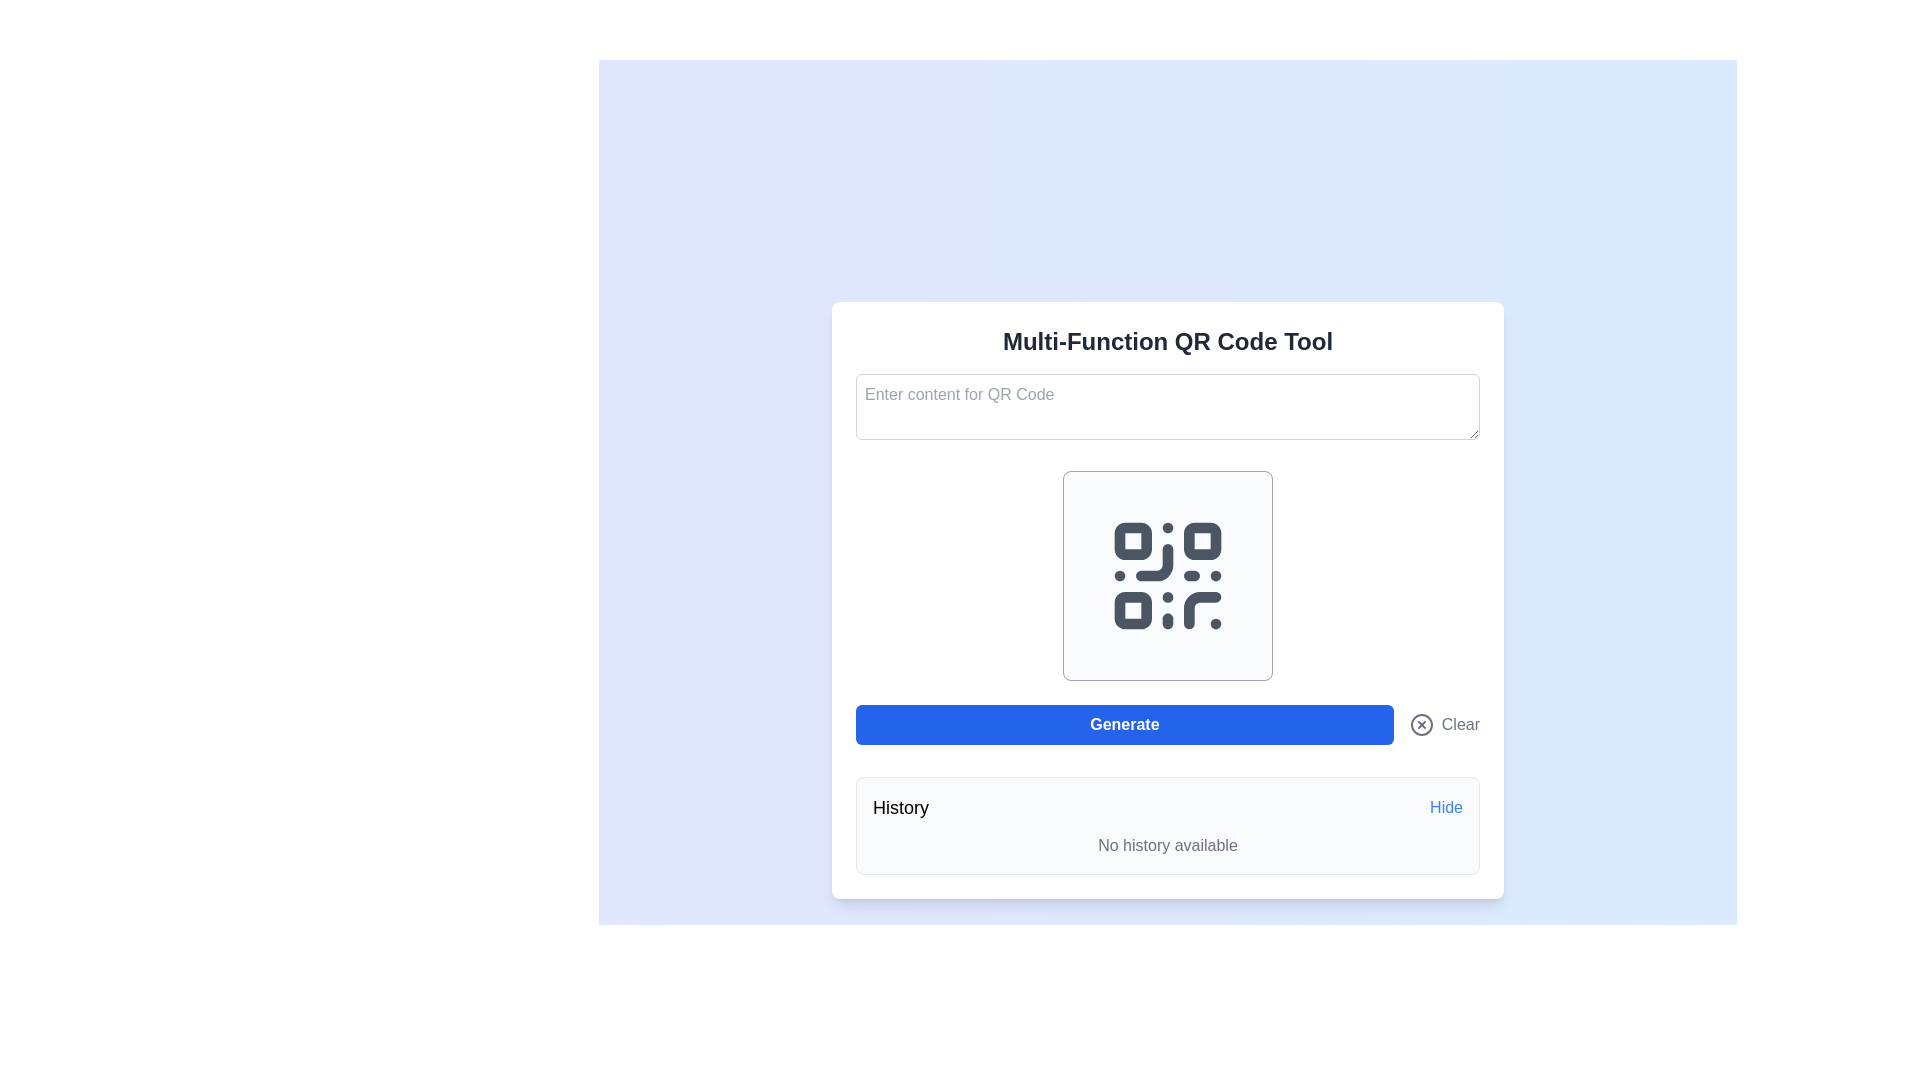 This screenshot has width=1920, height=1080. Describe the element at coordinates (1133, 540) in the screenshot. I see `the small rectangular shape with rounded corners located in the upper-left corner of the QR-like grid design` at that location.